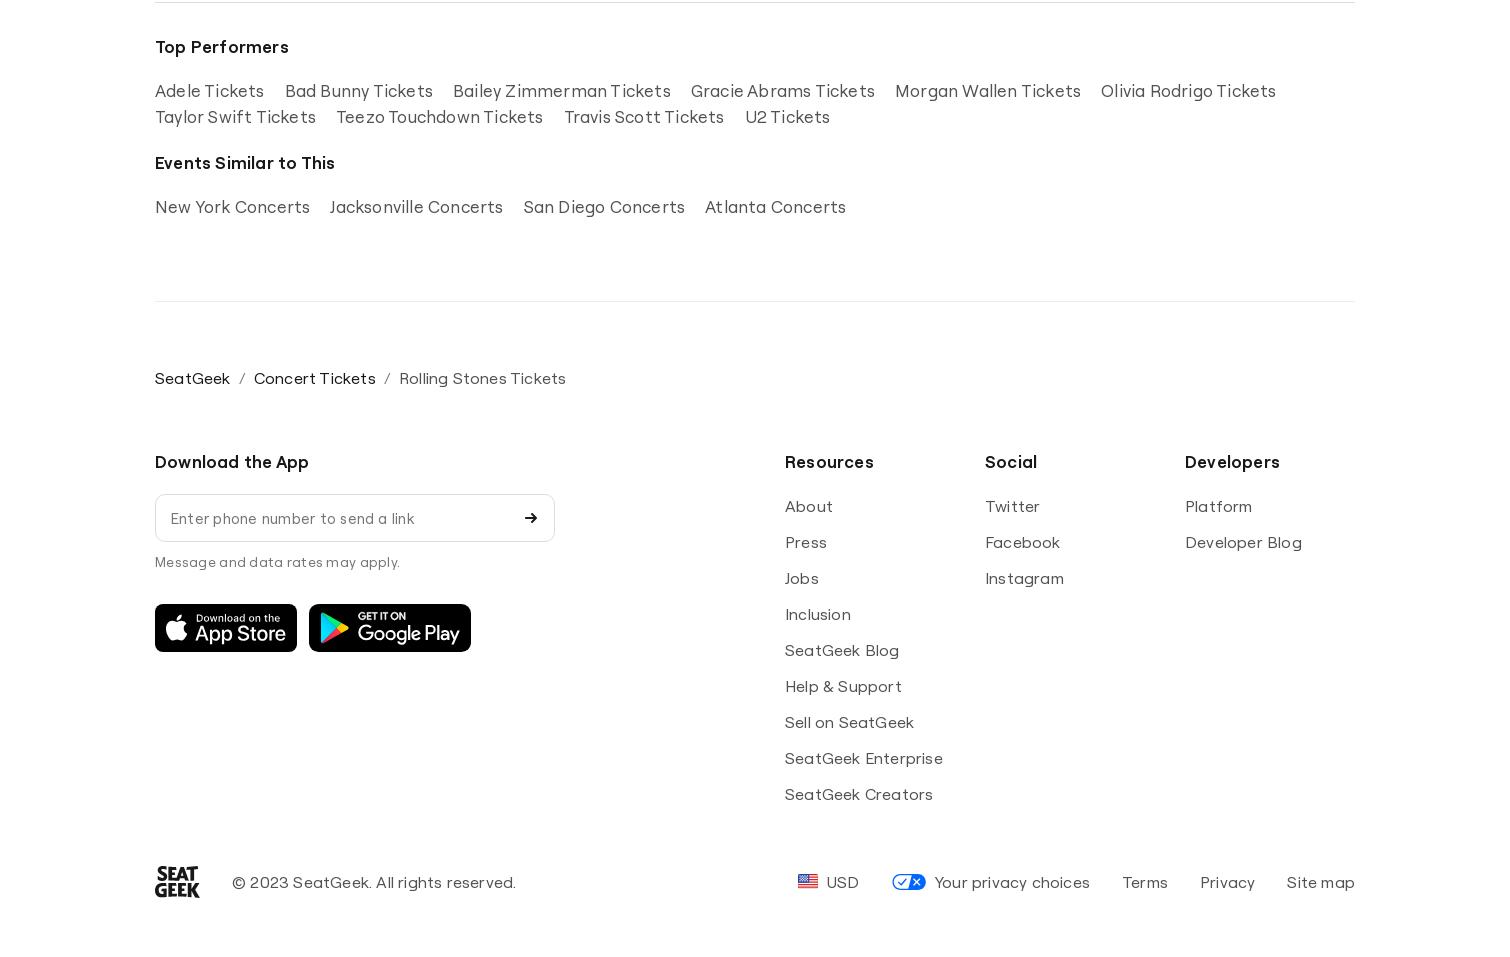 The width and height of the screenshot is (1510, 957). I want to click on 'Social', so click(984, 460).